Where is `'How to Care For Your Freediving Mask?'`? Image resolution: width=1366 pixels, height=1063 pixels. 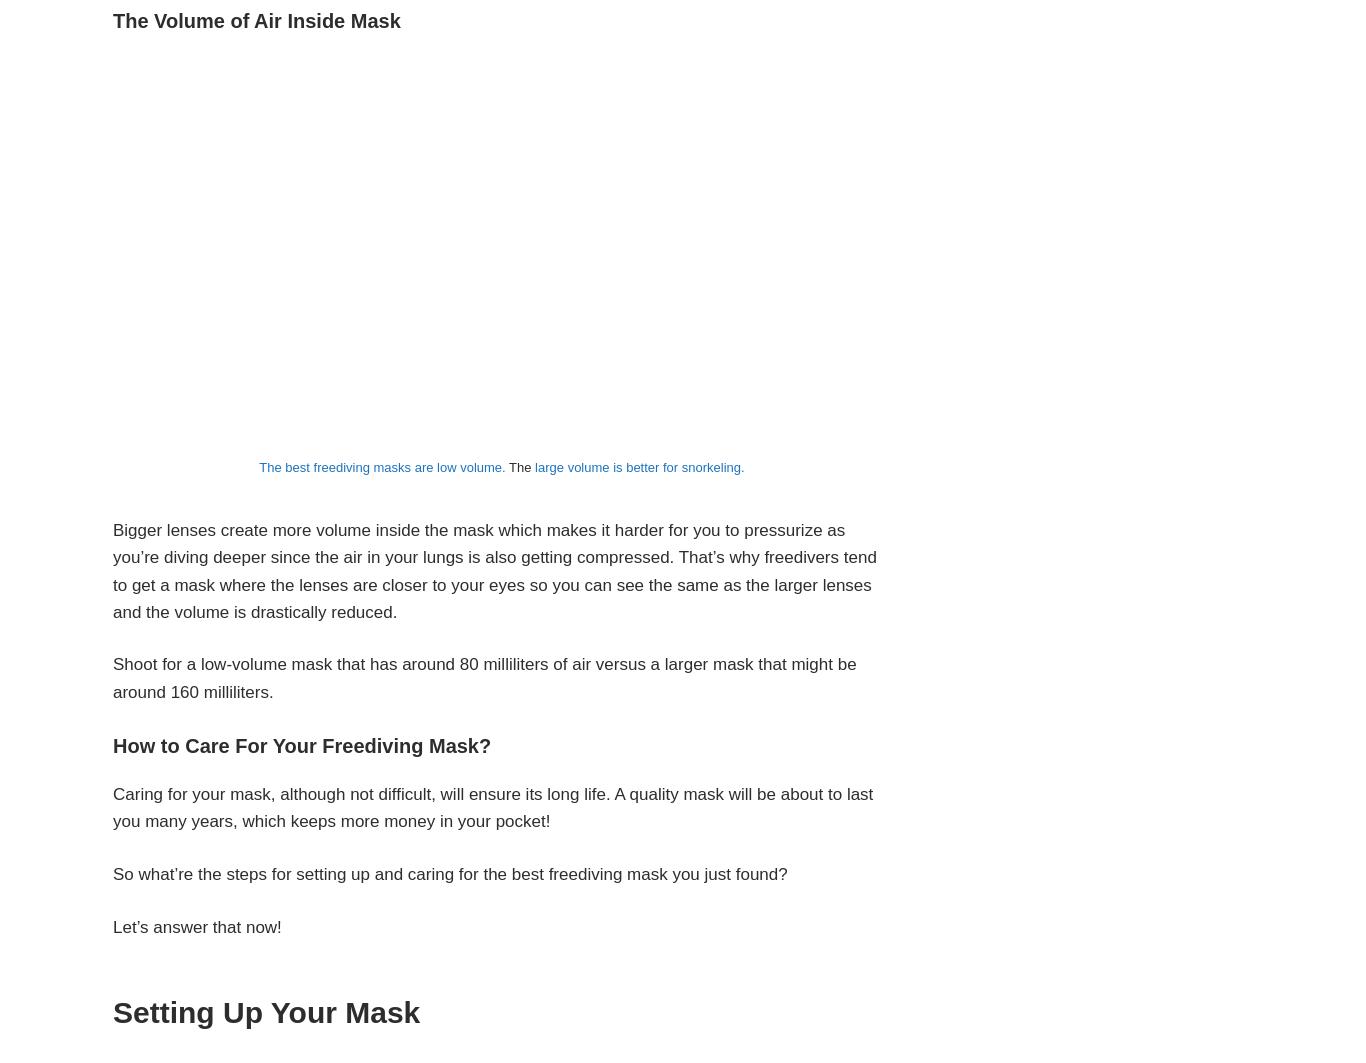
'How to Care For Your Freediving Mask?' is located at coordinates (302, 745).